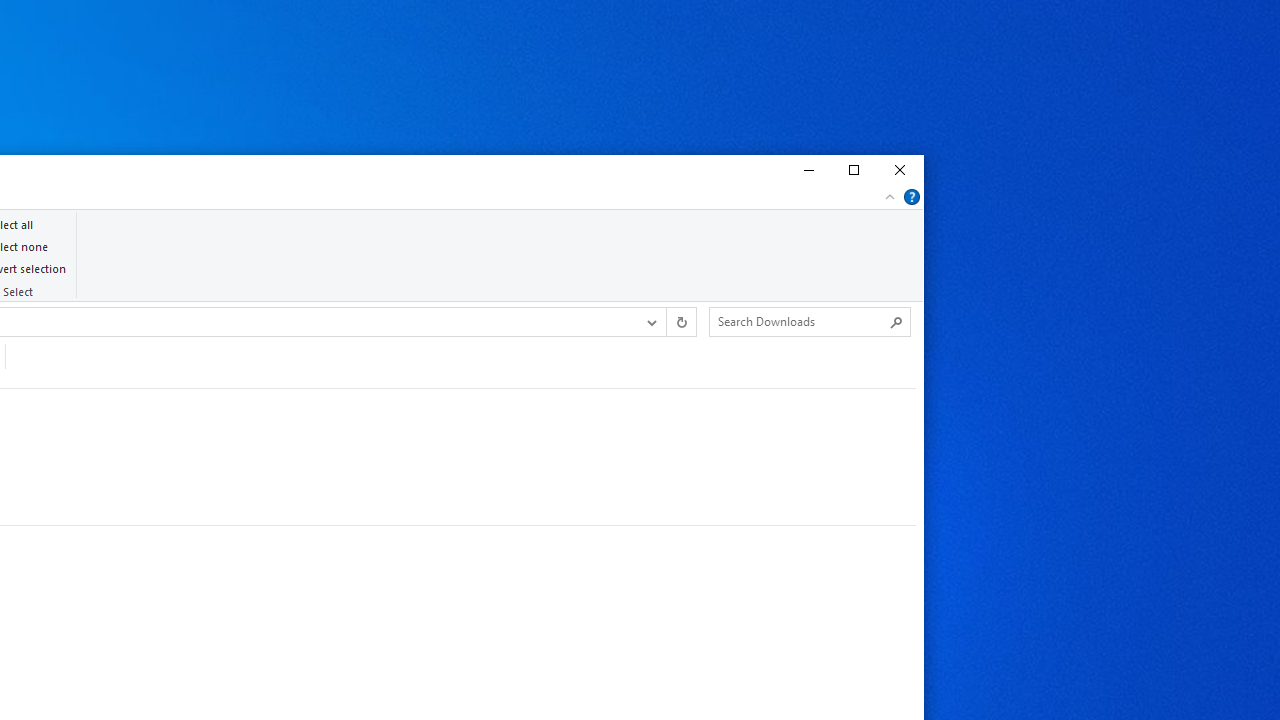 The width and height of the screenshot is (1280, 720). What do you see at coordinates (899, 170) in the screenshot?
I see `'Close'` at bounding box center [899, 170].